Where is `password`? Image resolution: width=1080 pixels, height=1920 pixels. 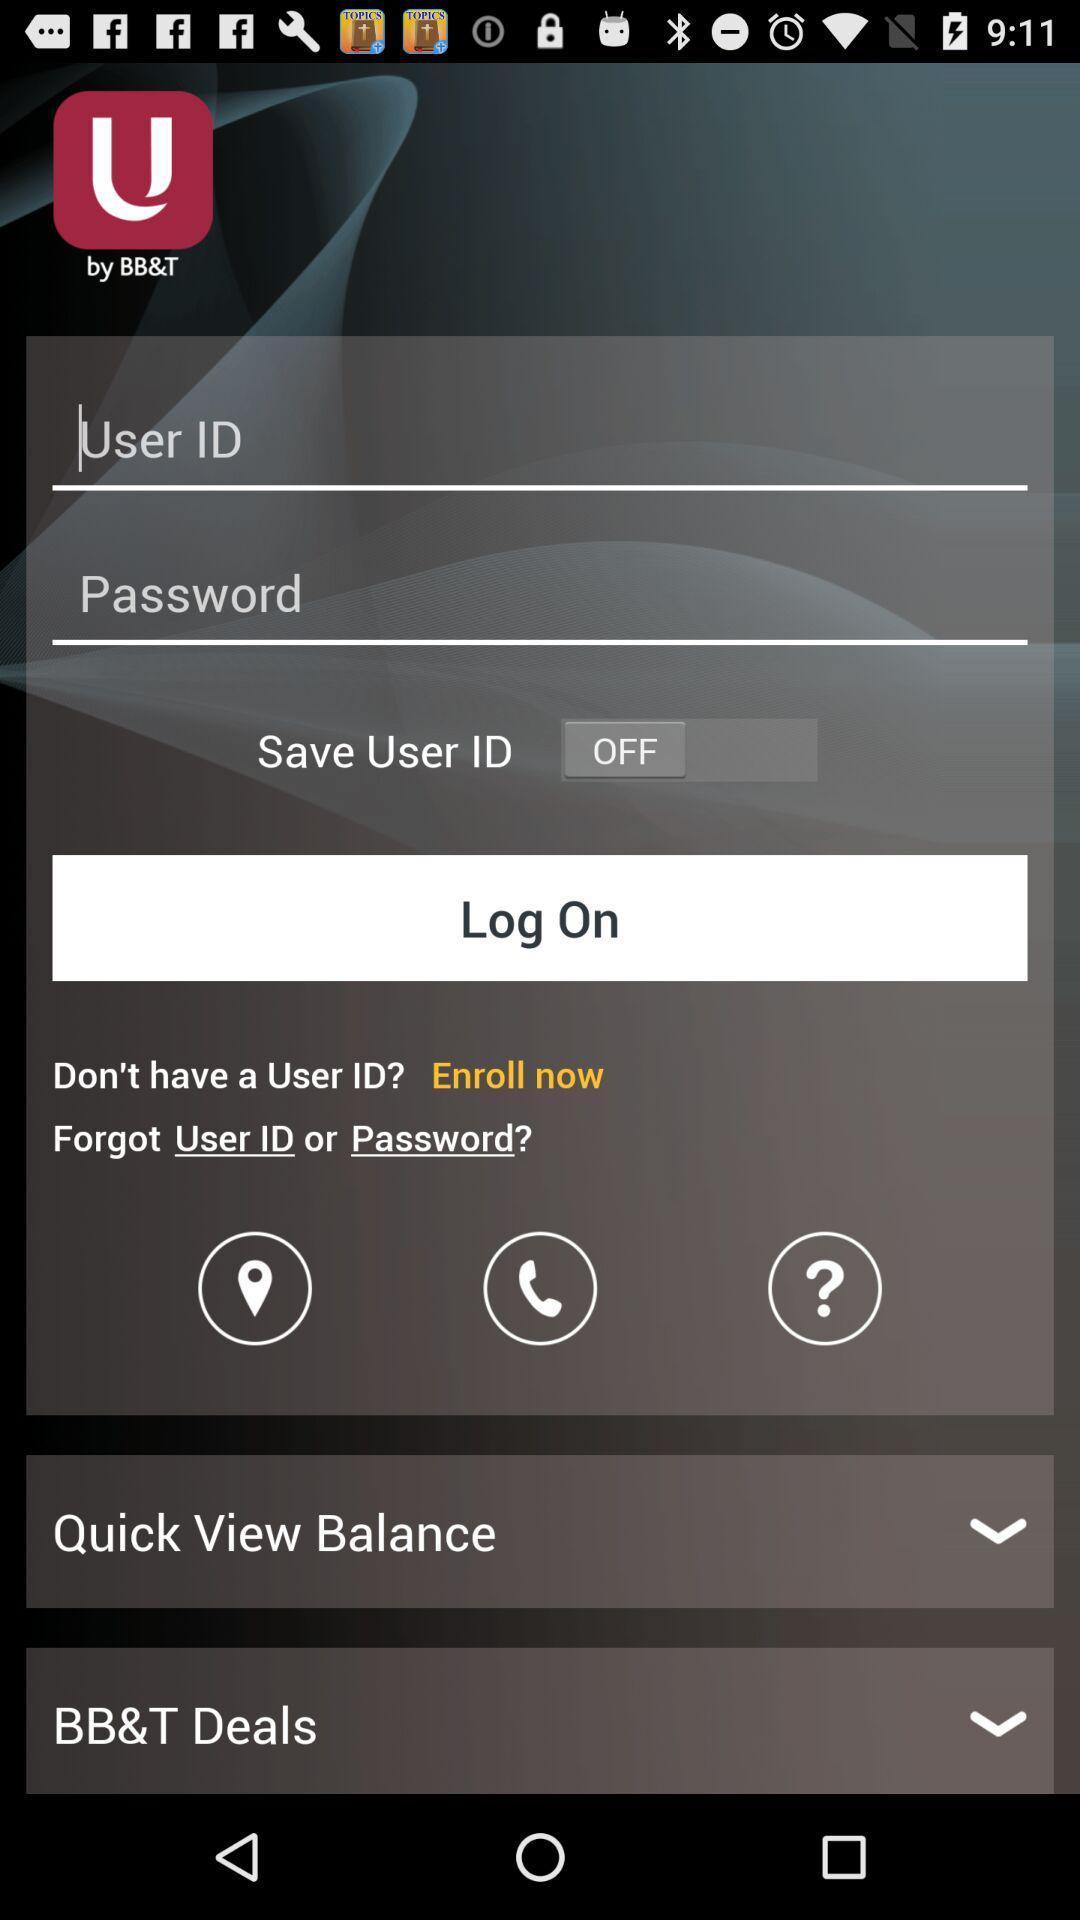
password is located at coordinates (540, 598).